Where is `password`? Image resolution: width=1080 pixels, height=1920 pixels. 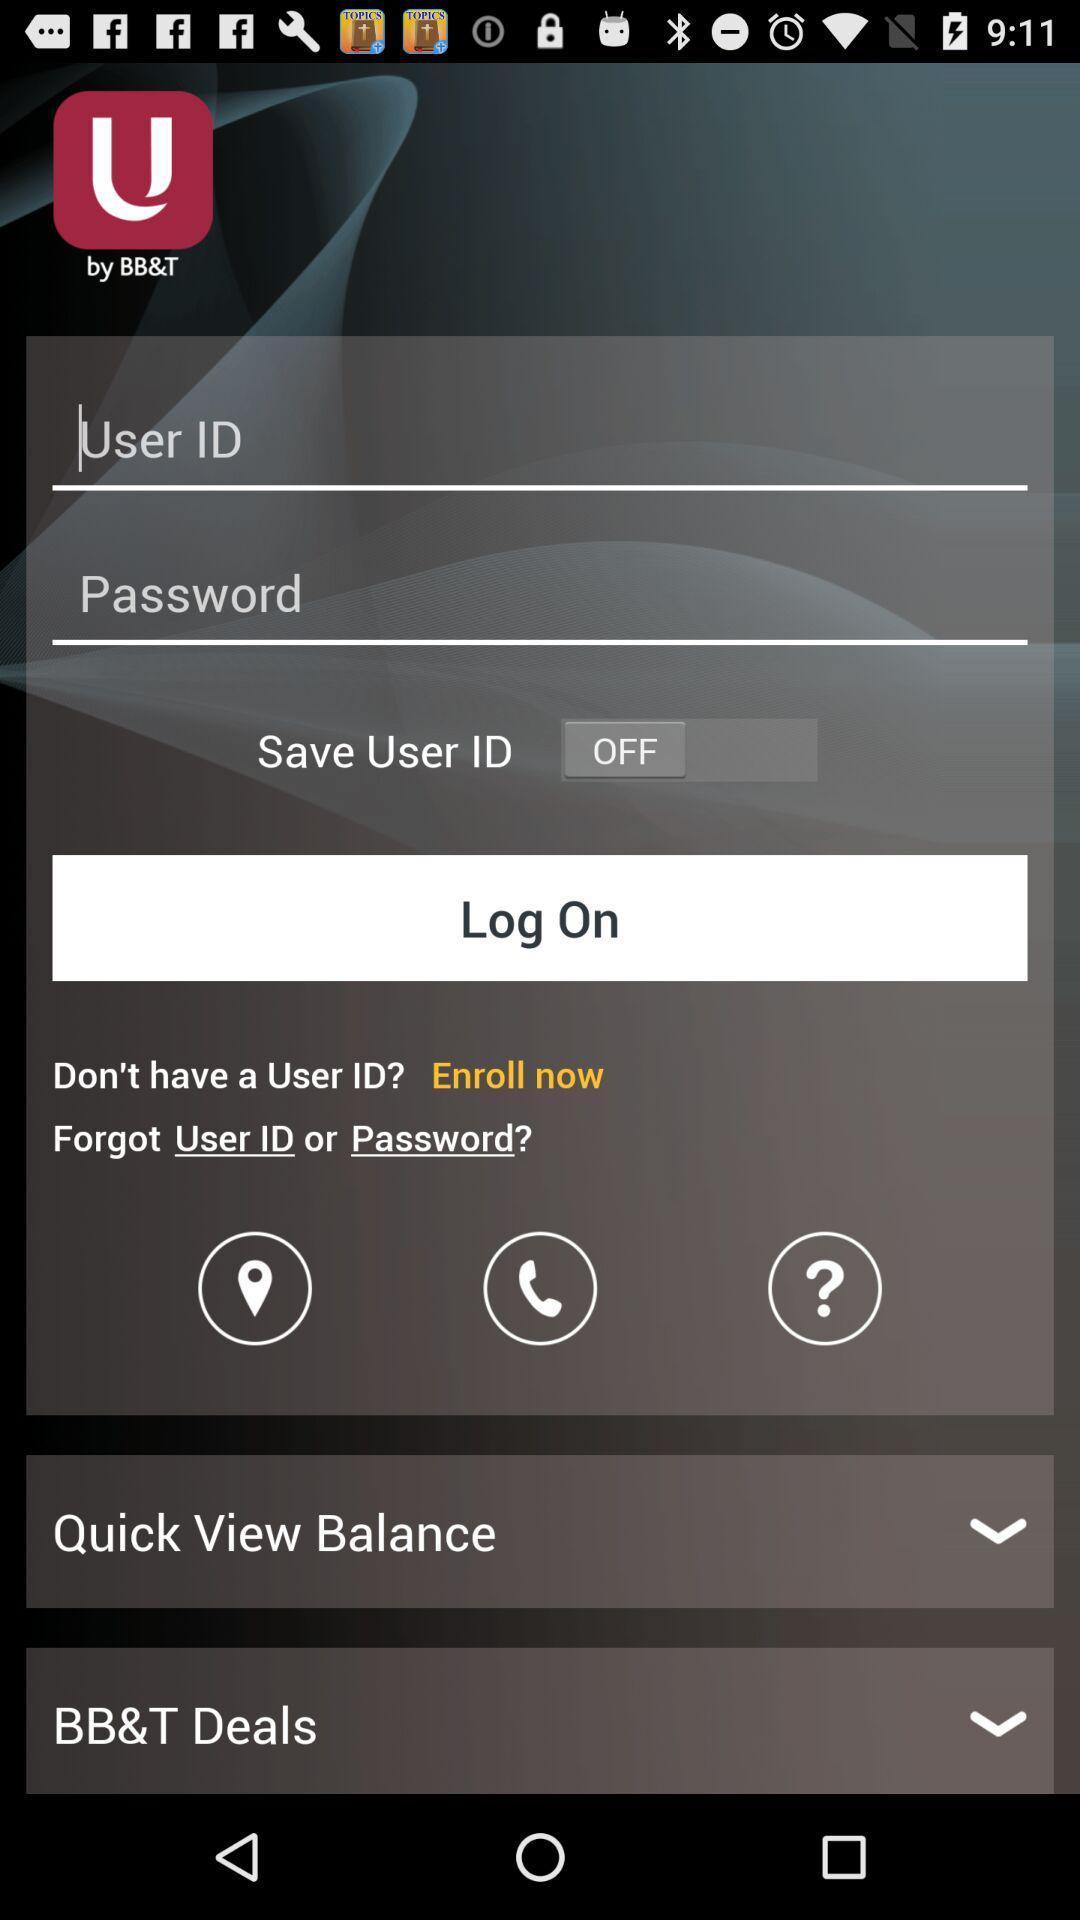
password is located at coordinates (540, 598).